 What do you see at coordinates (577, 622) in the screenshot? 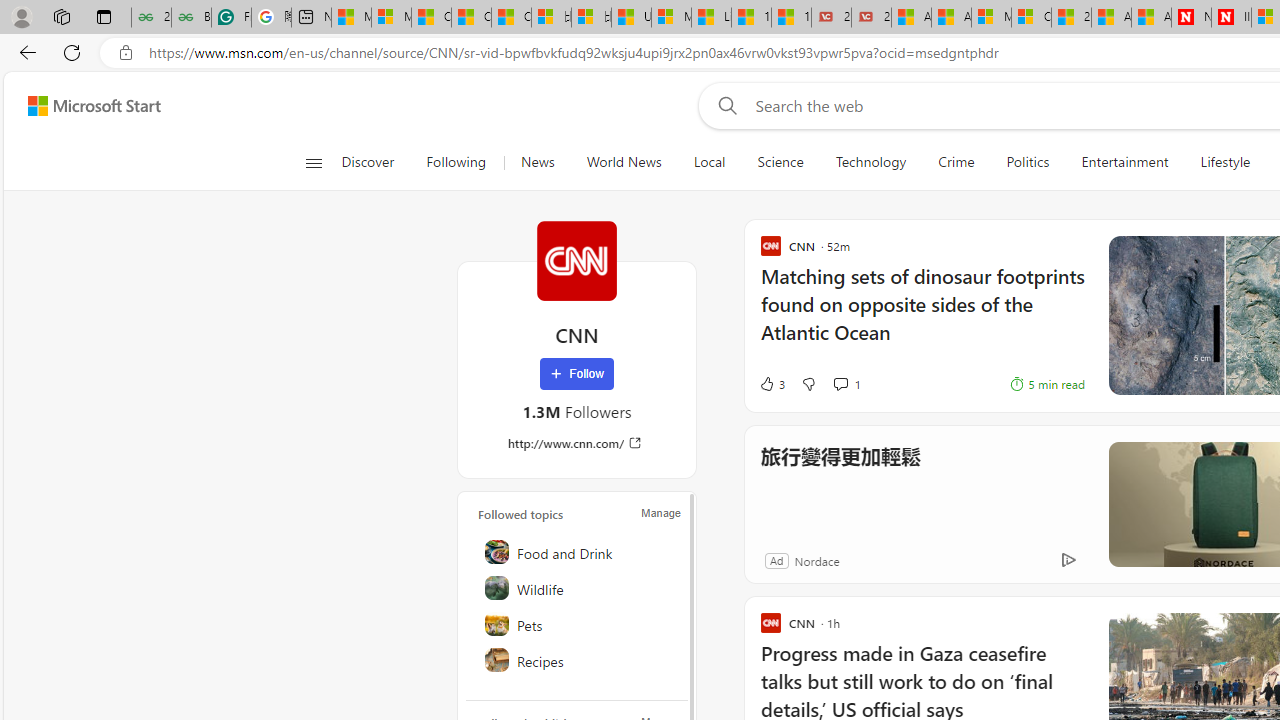
I see `'Pets'` at bounding box center [577, 622].